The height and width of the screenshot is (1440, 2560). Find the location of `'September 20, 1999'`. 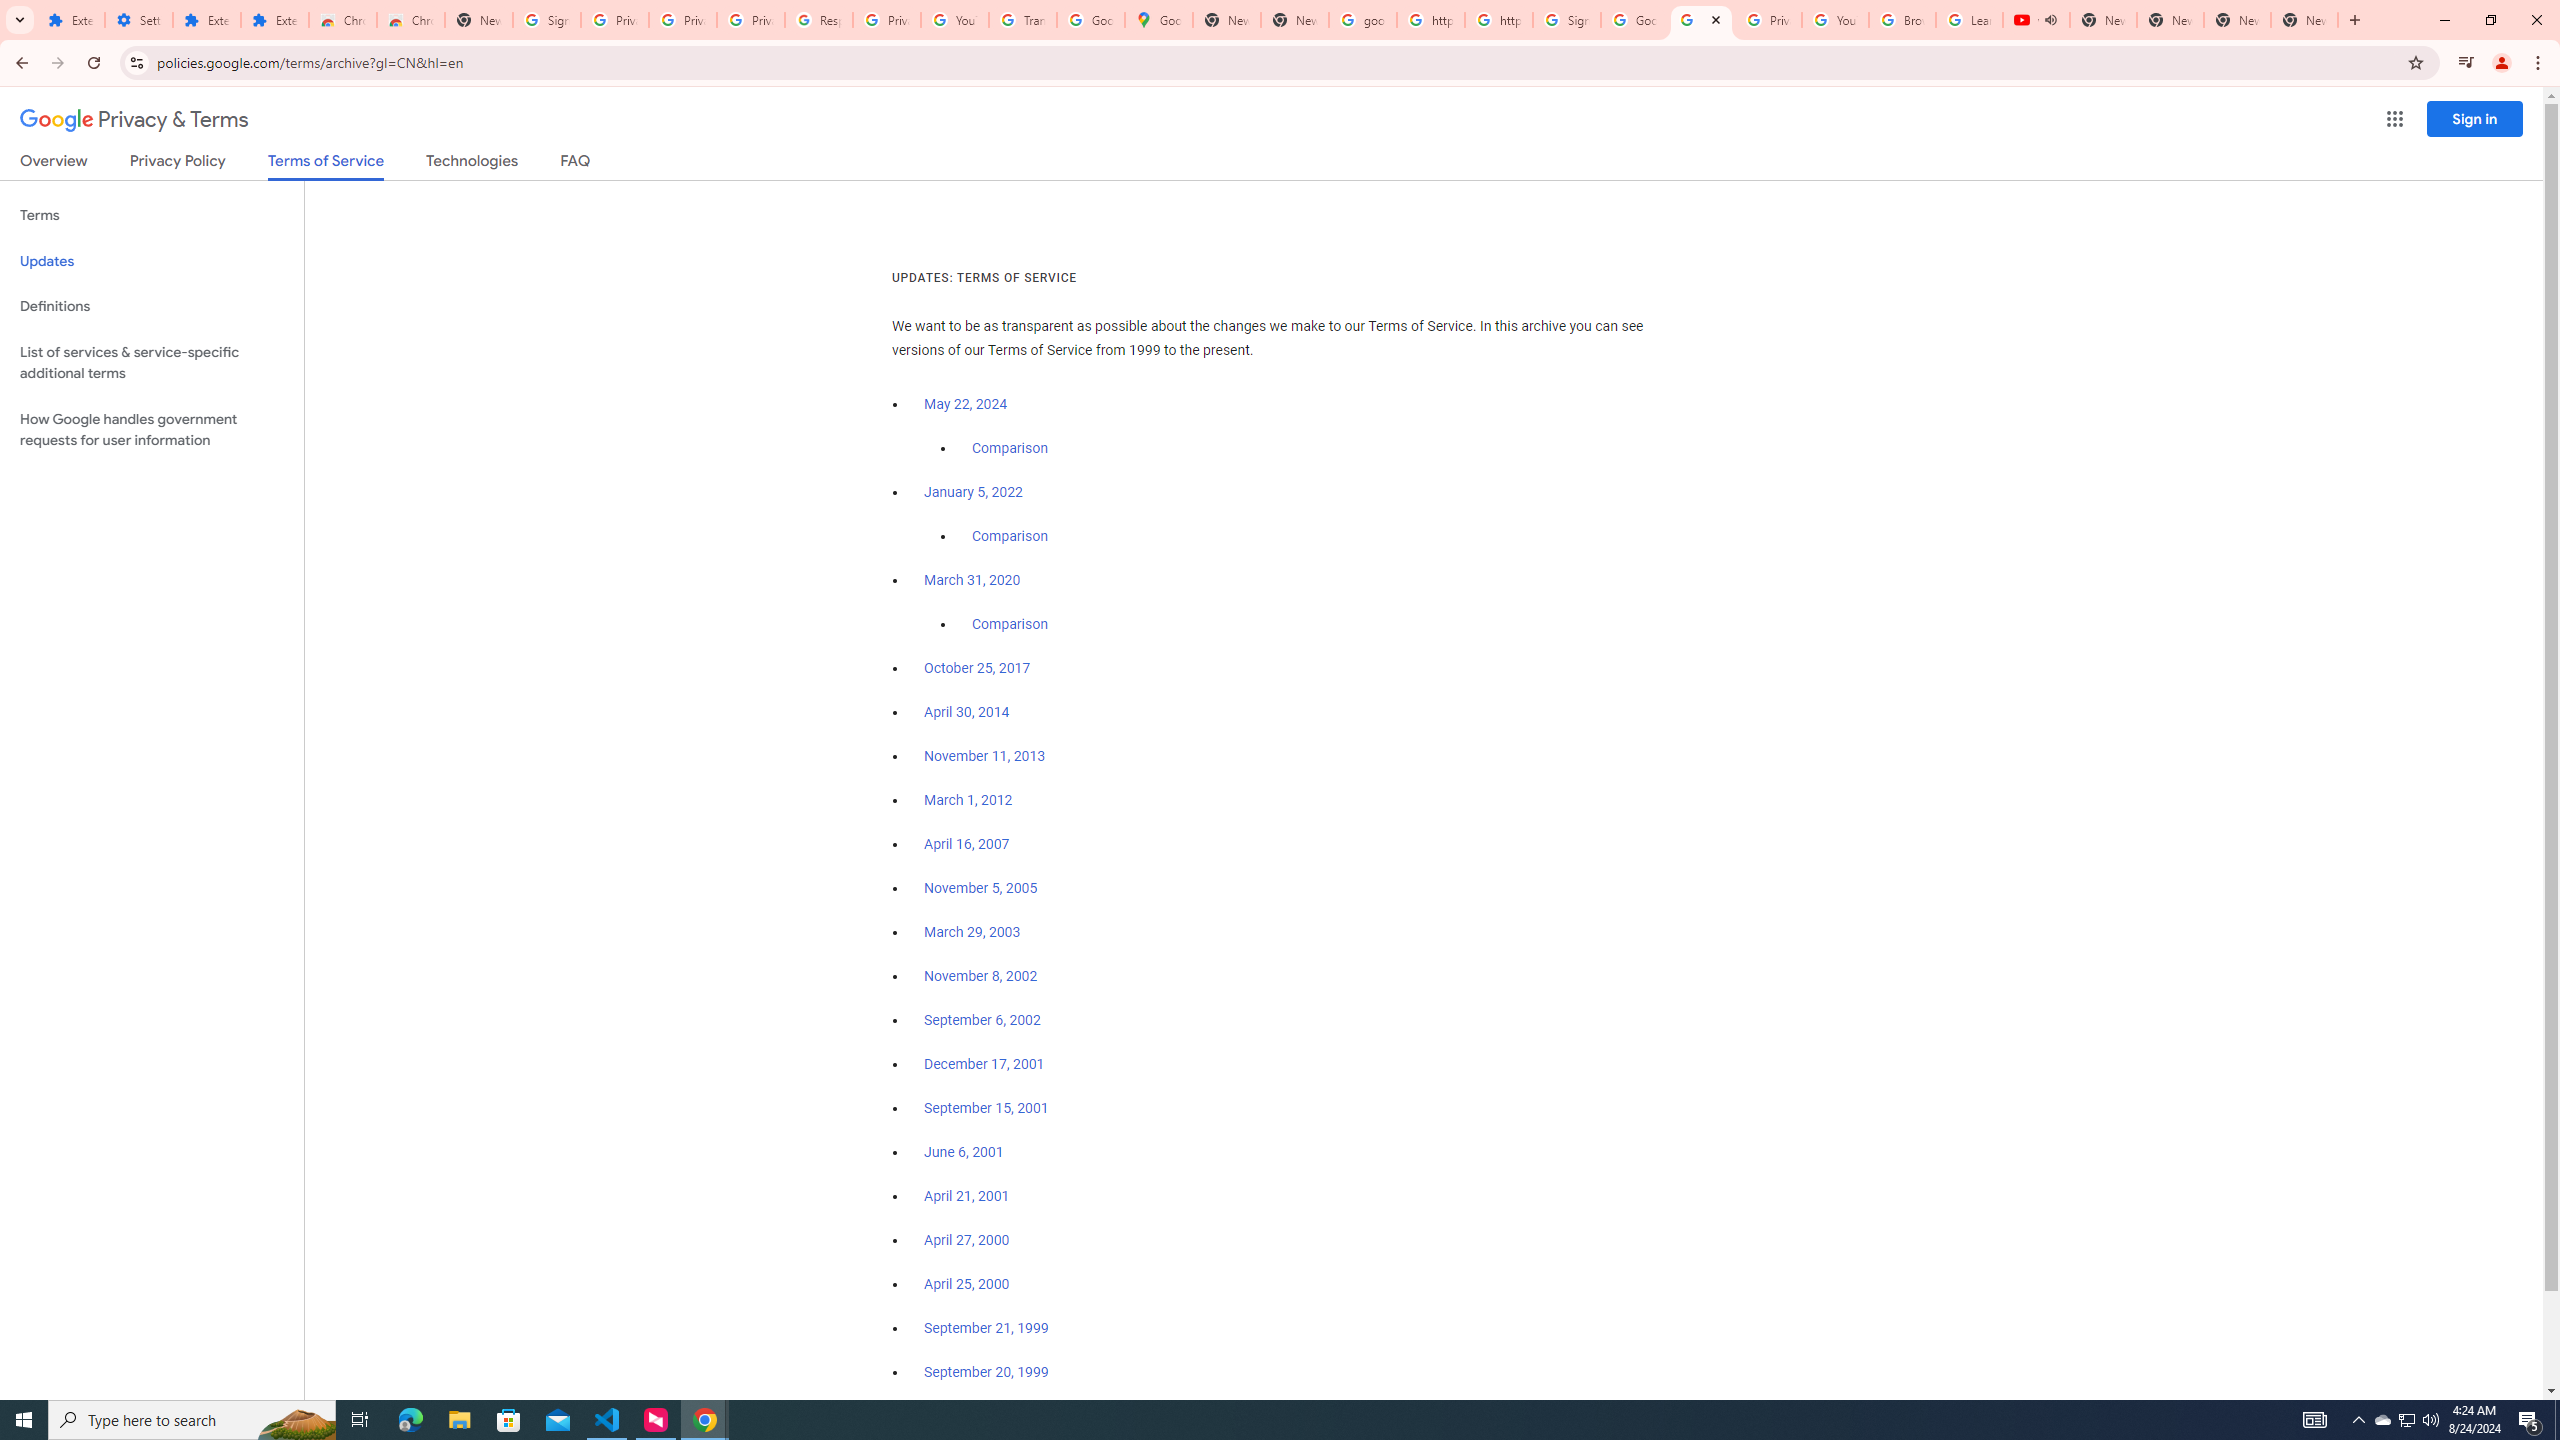

'September 20, 1999' is located at coordinates (986, 1371).